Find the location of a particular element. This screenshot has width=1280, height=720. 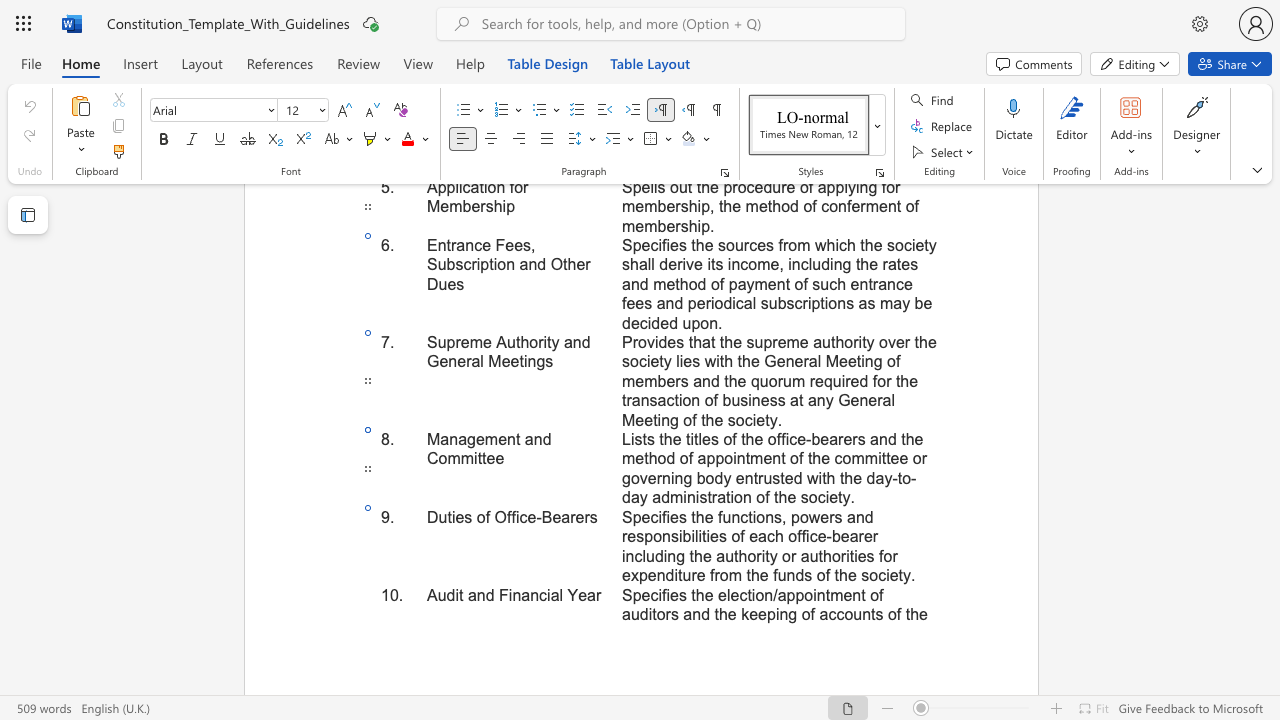

the 1th character "c" in the text is located at coordinates (543, 594).